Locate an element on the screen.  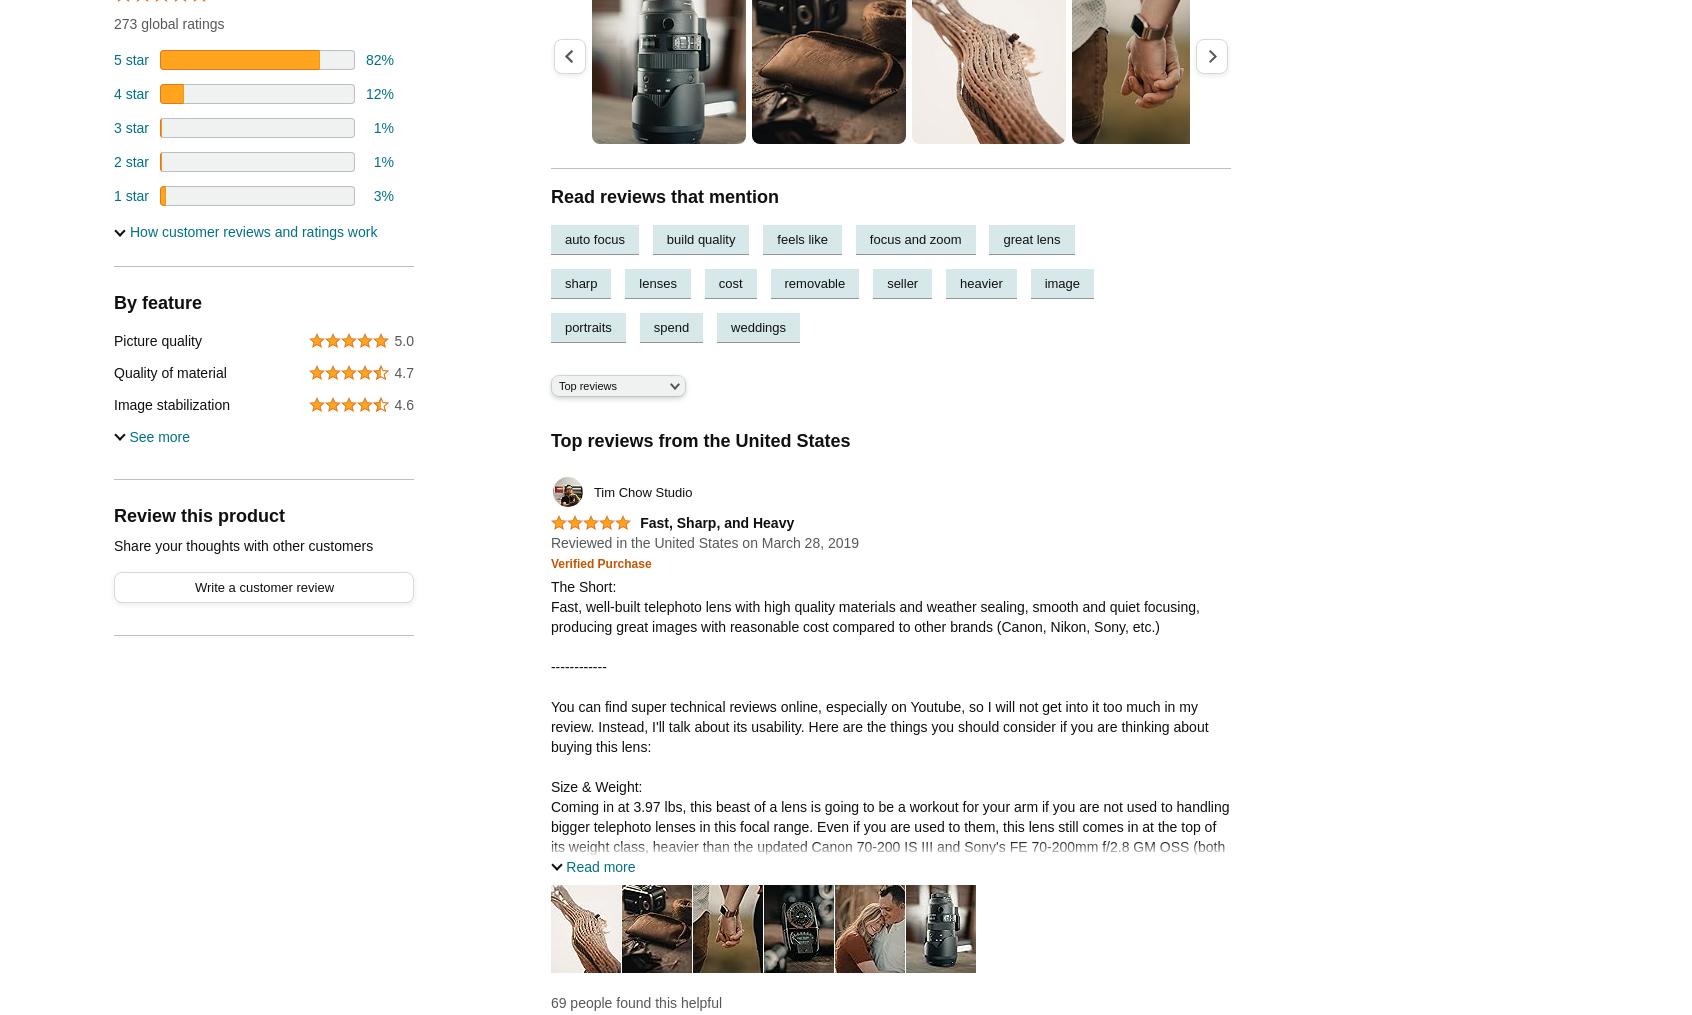
'Read reviews that mention' is located at coordinates (663, 194).